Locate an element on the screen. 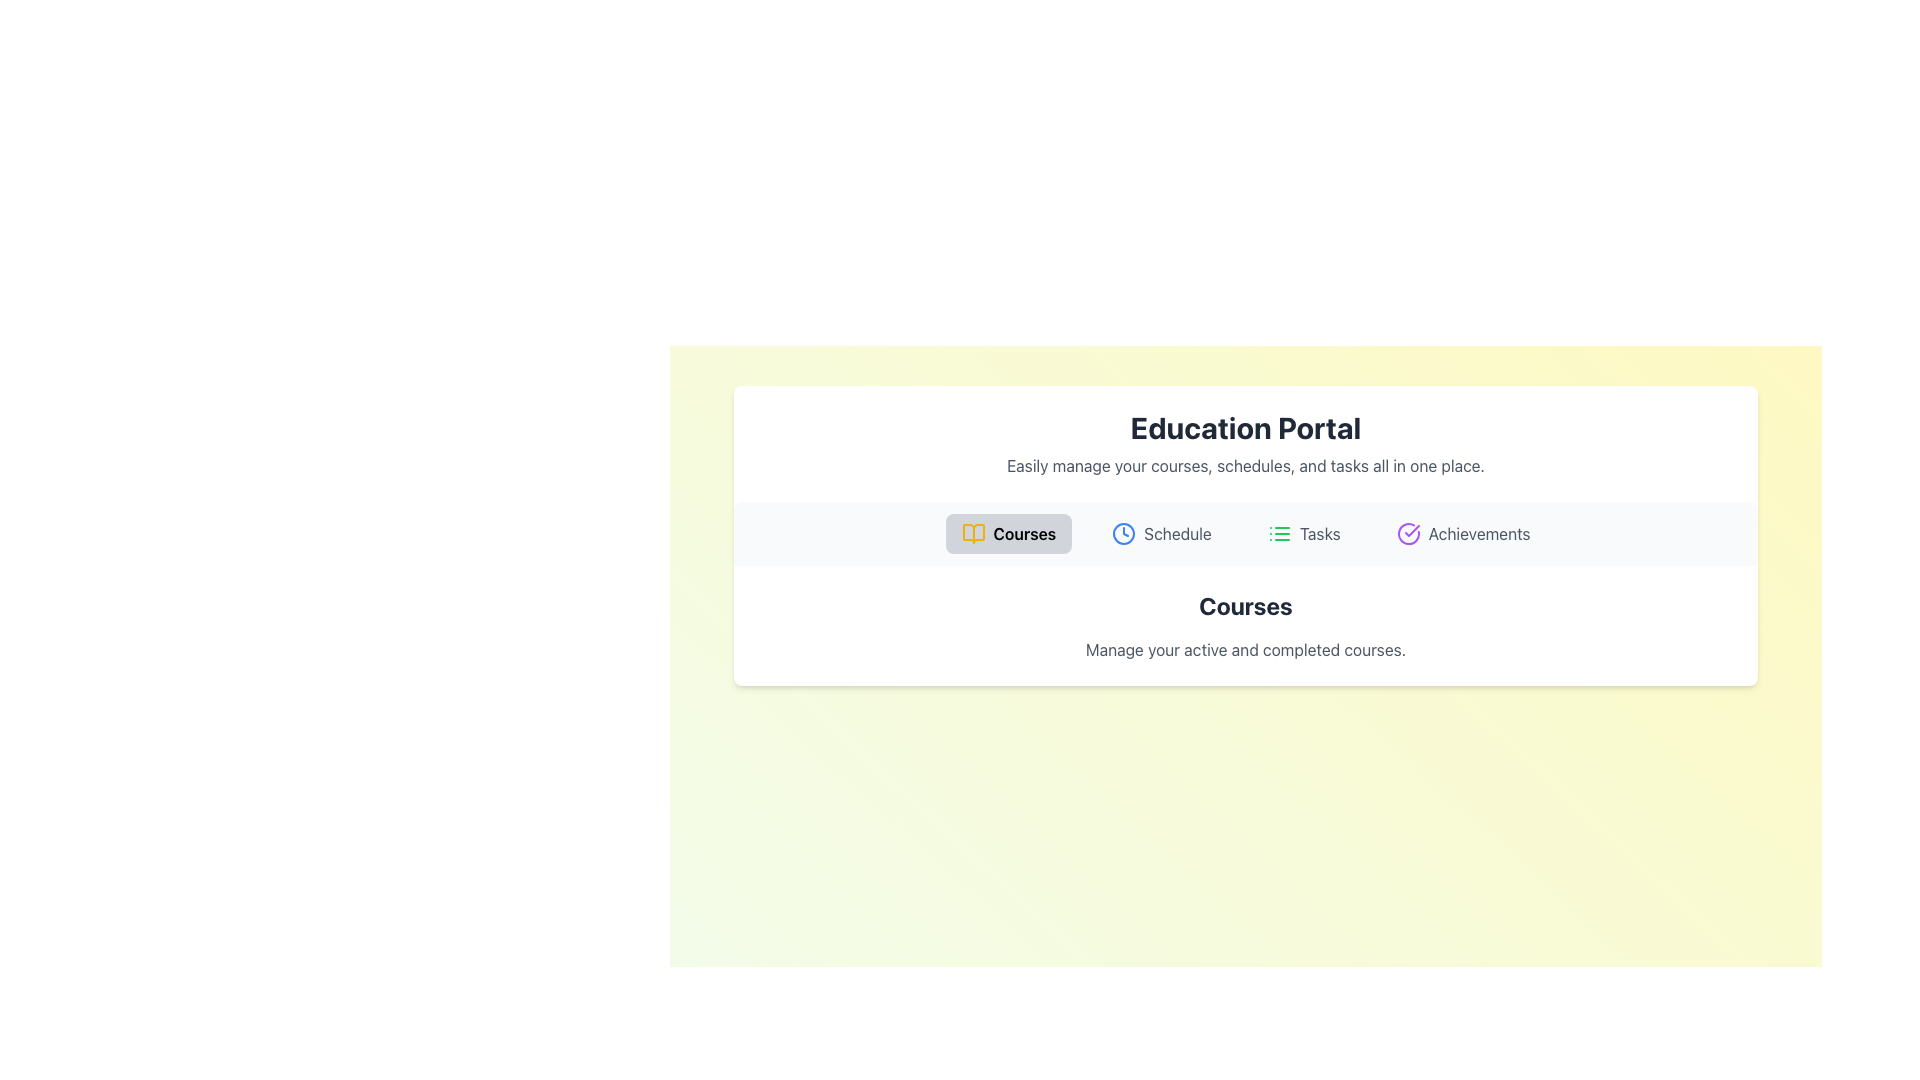 Image resolution: width=1920 pixels, height=1080 pixels. the non-interactive text display that serves as a descriptive subtitle below the 'Education Portal' title is located at coordinates (1245, 466).